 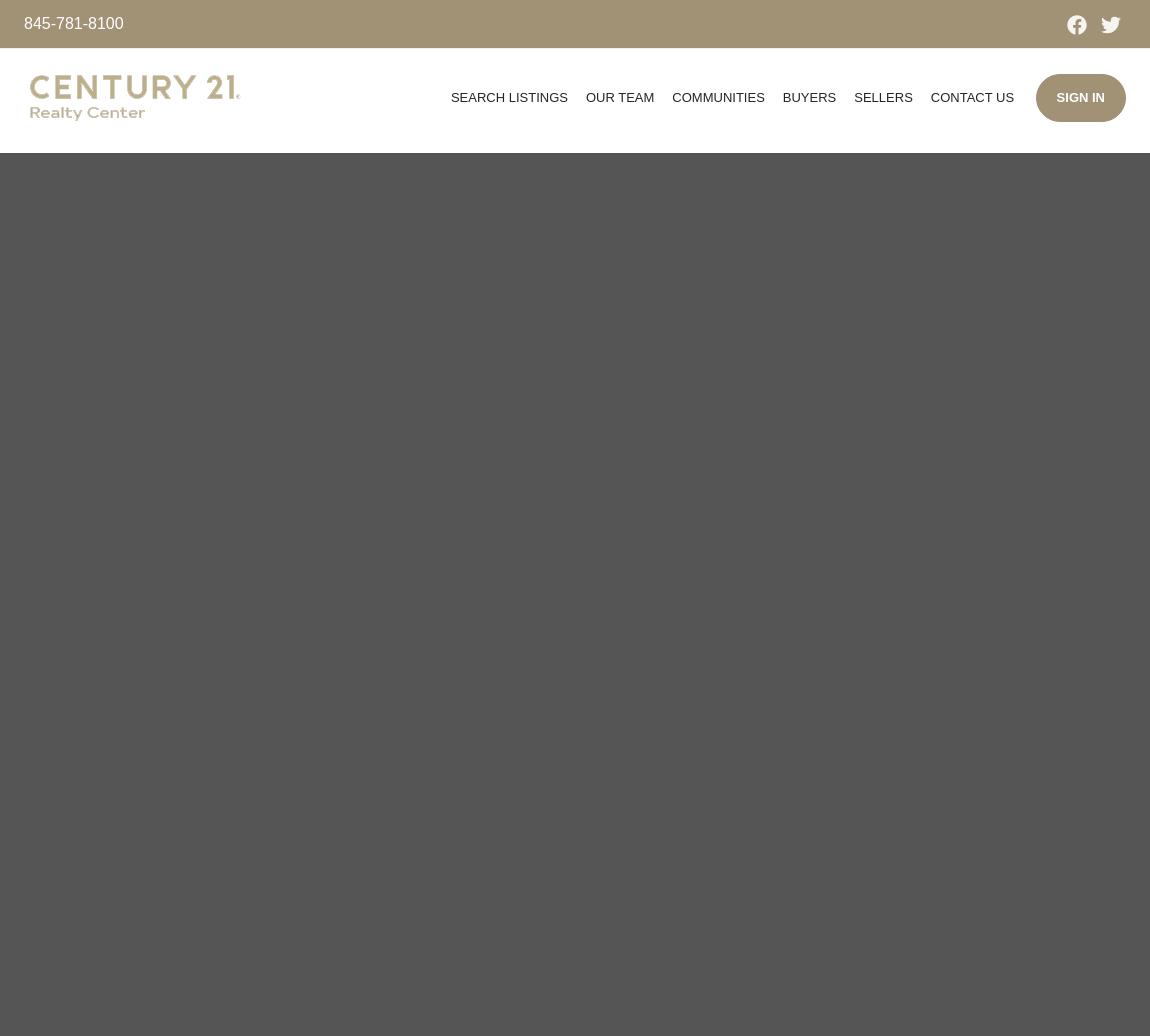 I want to click on 'Communities', so click(x=716, y=97).